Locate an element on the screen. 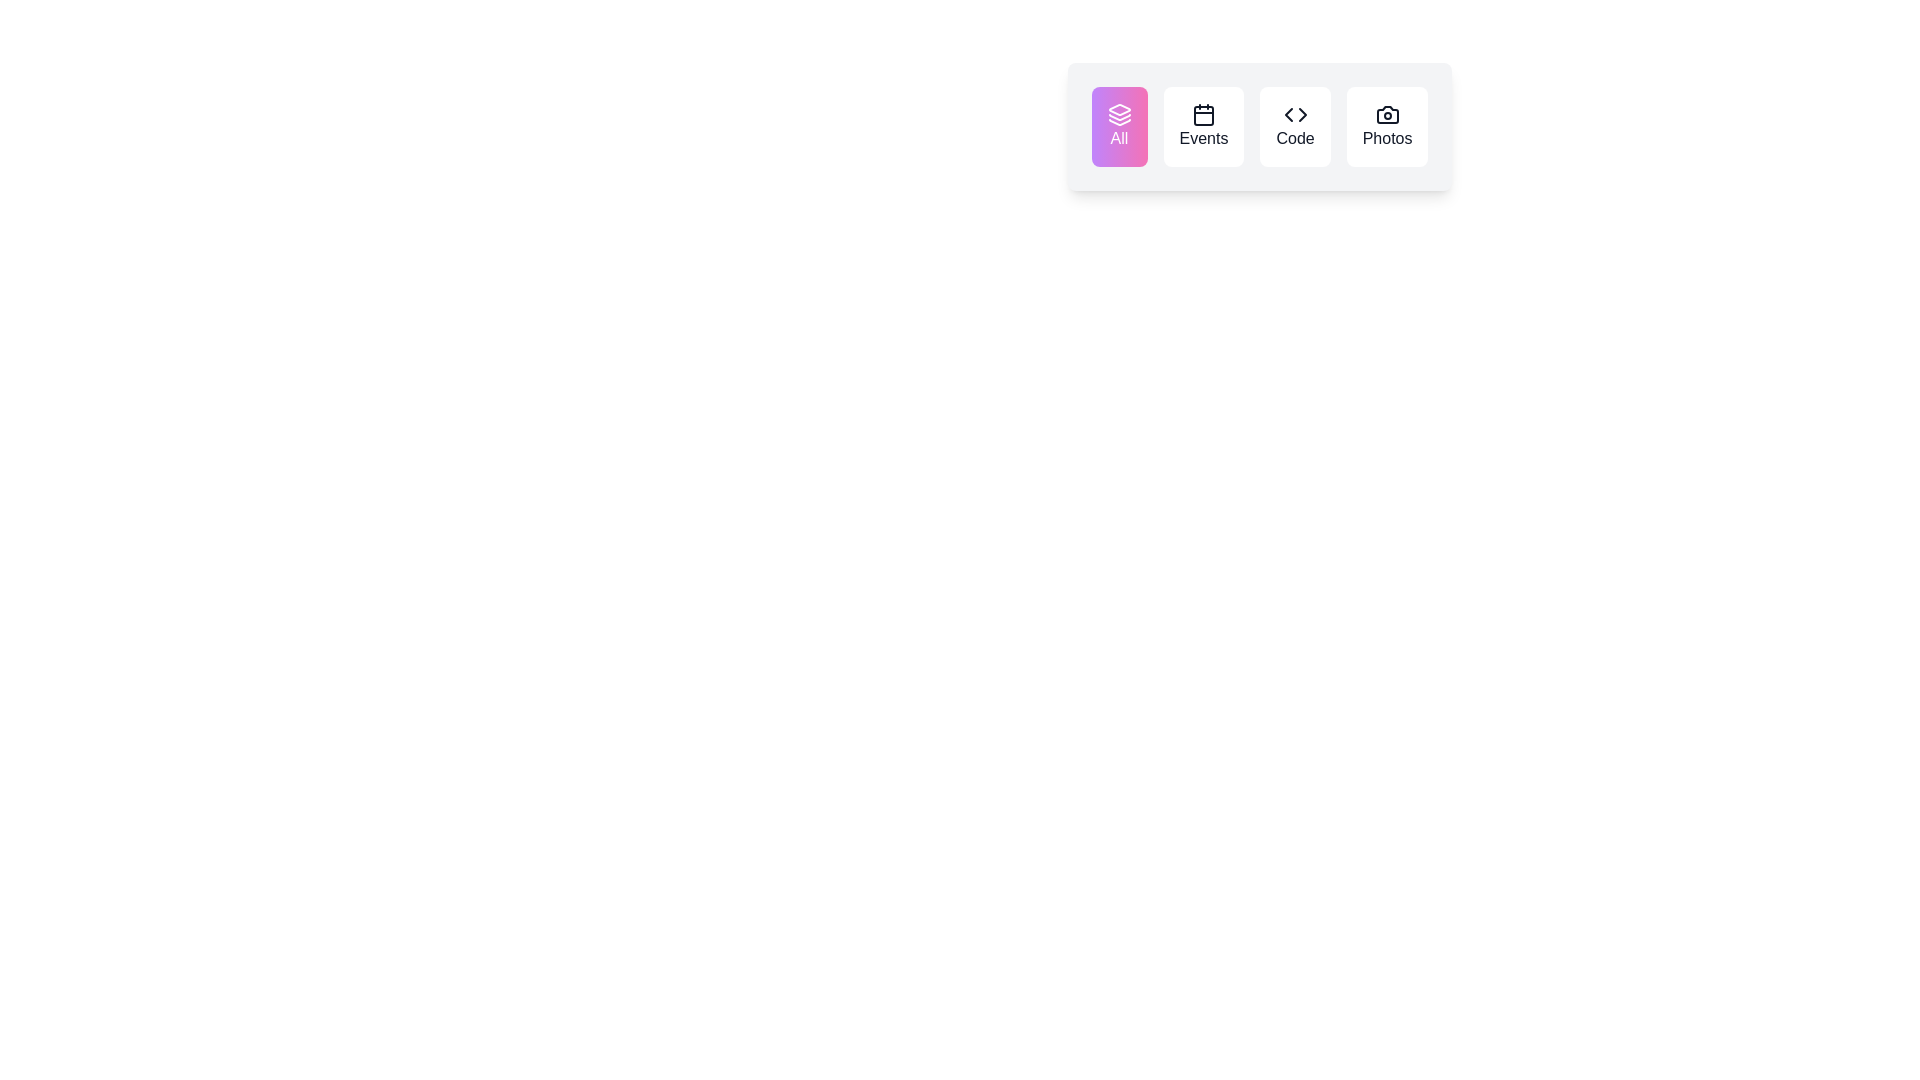 The width and height of the screenshot is (1920, 1080). the camera icon in the 'Photos' section of the navigation bar, which is characterized by its minimalistic outline and sharp edges is located at coordinates (1386, 115).